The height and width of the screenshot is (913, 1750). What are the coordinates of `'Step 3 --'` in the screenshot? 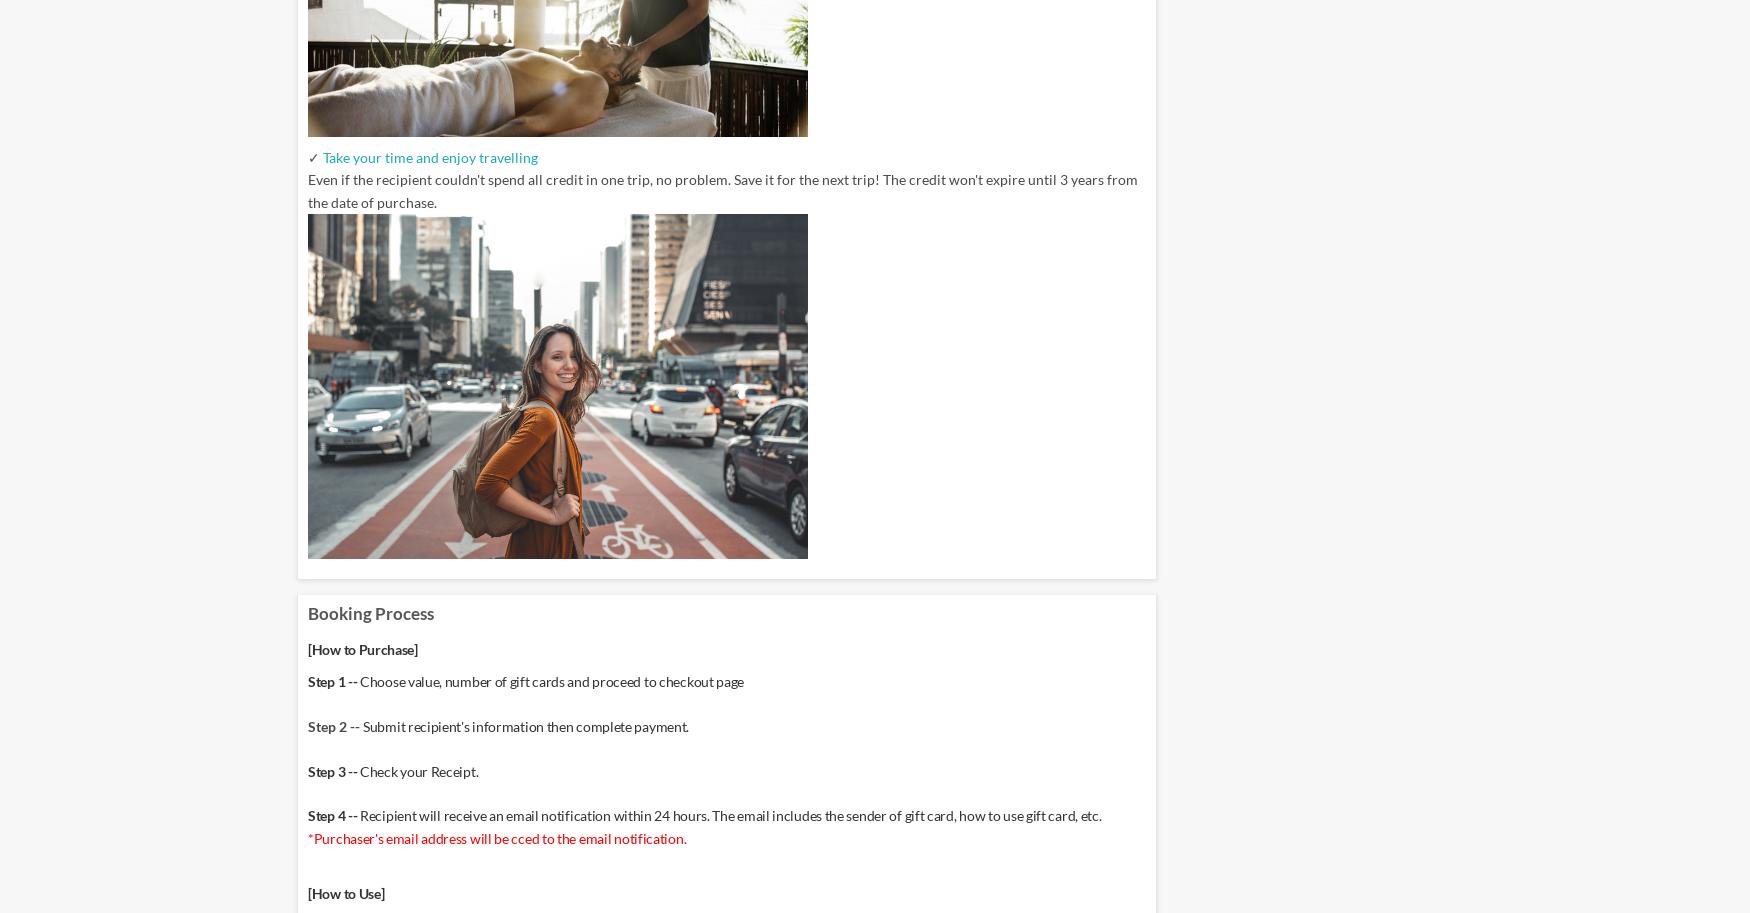 It's located at (307, 770).